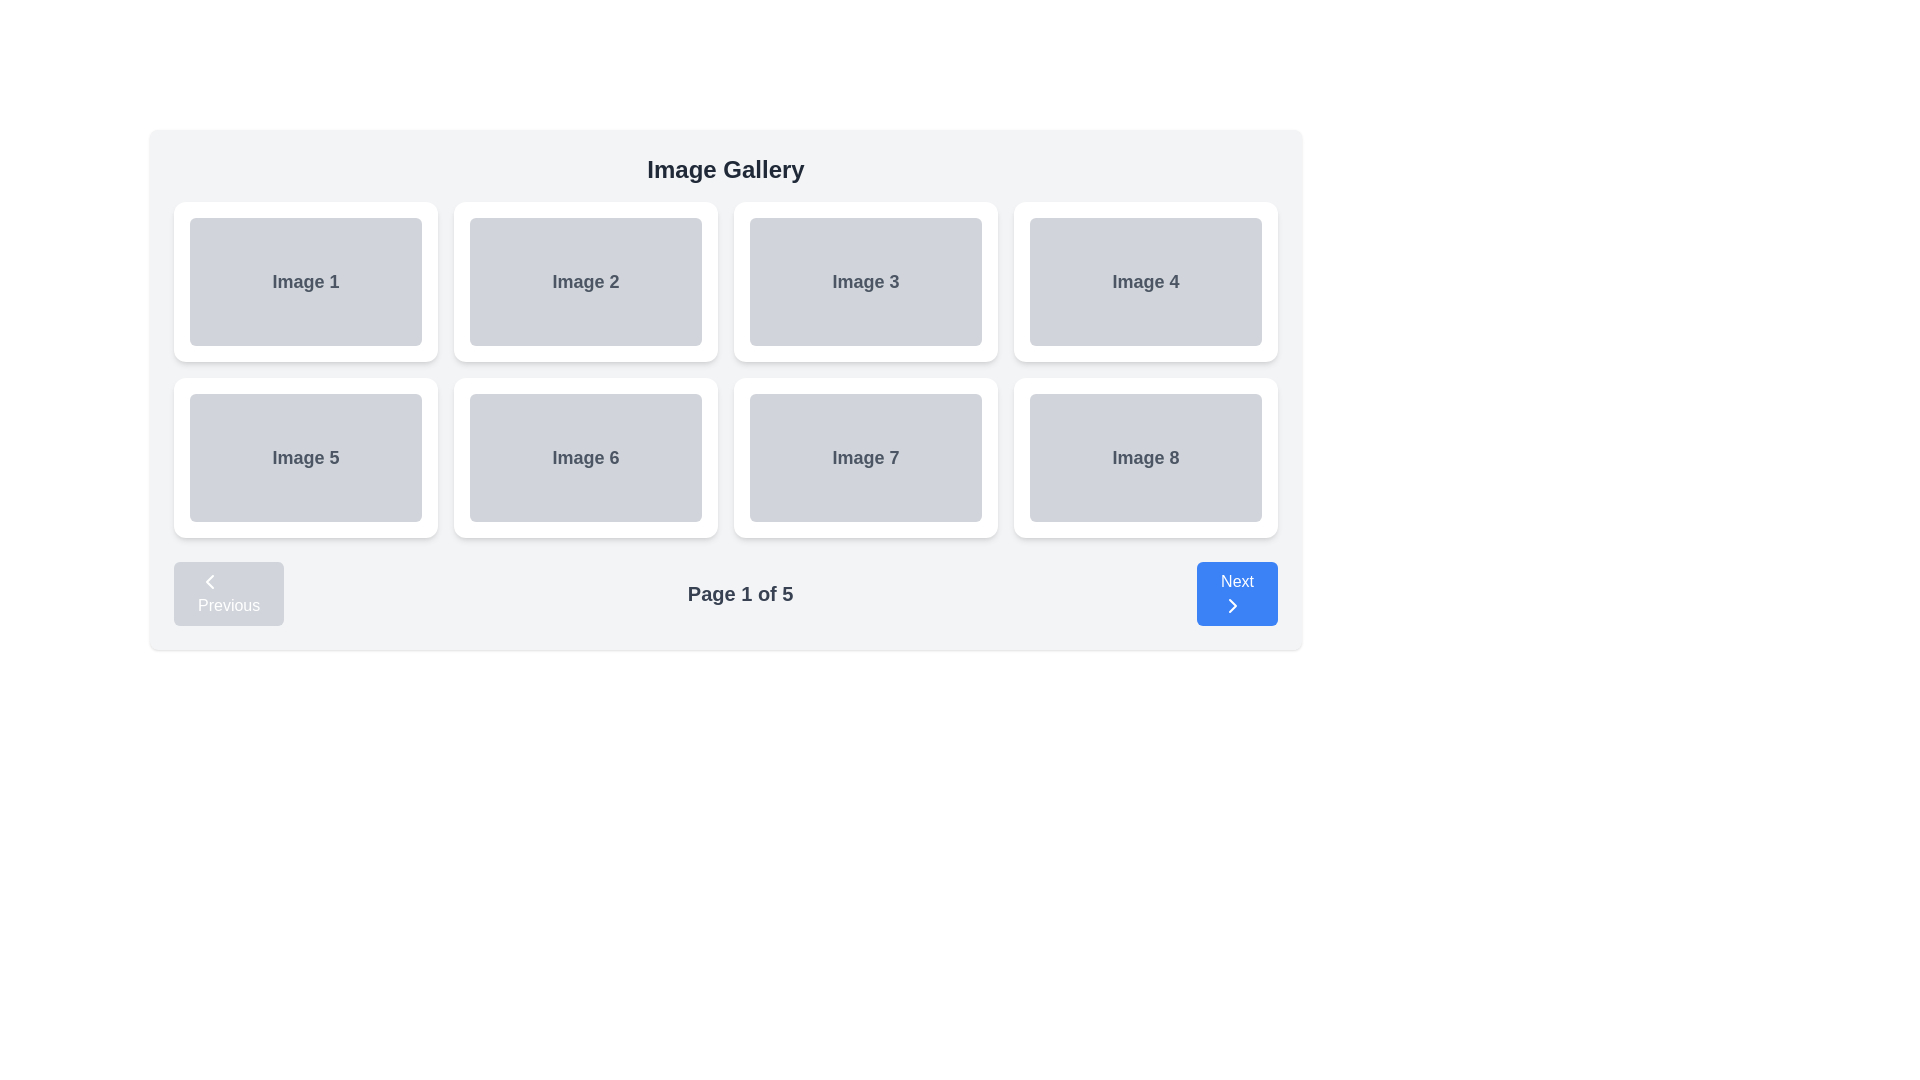  What do you see at coordinates (1232, 604) in the screenshot?
I see `the 'Next' SVG icon located within the 'Next' button at the bottom-right corner of the interface` at bounding box center [1232, 604].